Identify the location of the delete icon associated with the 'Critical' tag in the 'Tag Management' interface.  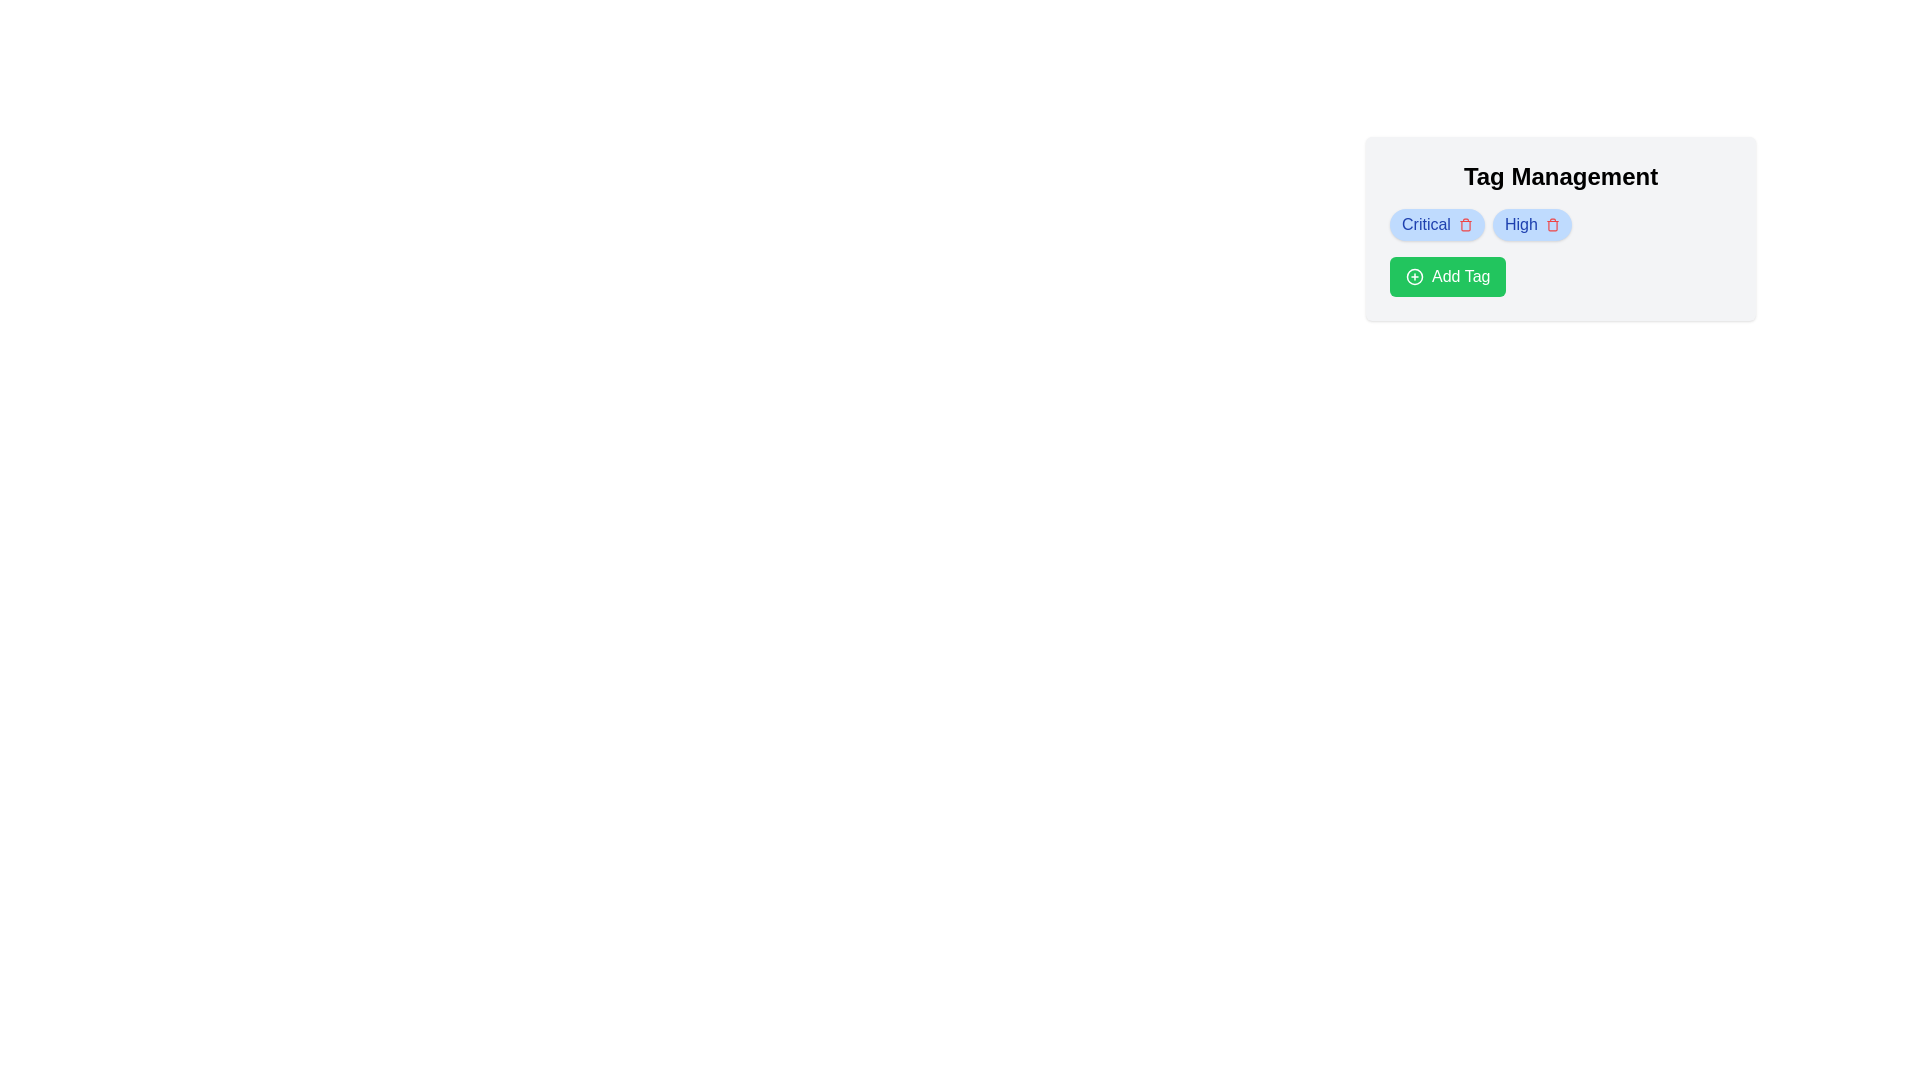
(1465, 225).